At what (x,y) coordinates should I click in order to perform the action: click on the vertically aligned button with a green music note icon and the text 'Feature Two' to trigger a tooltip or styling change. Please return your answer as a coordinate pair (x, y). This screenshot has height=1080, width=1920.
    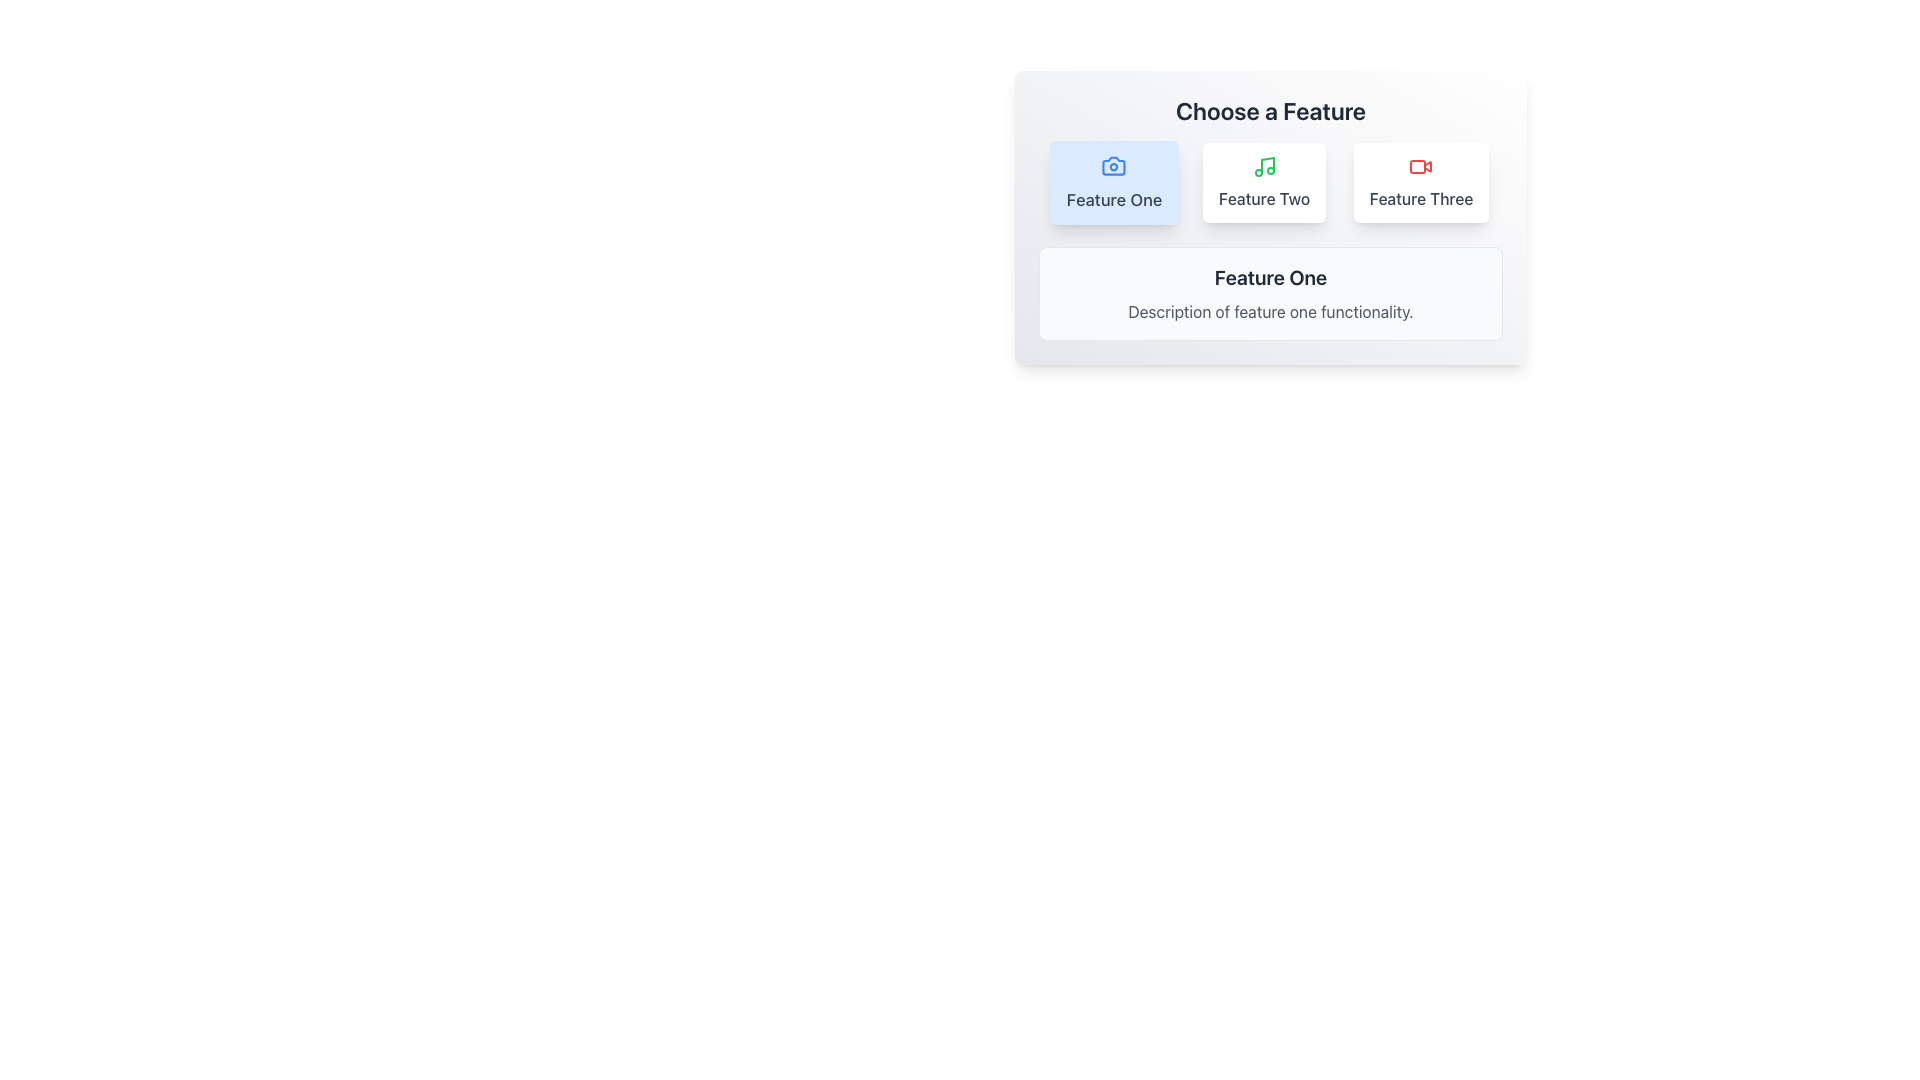
    Looking at the image, I should click on (1263, 182).